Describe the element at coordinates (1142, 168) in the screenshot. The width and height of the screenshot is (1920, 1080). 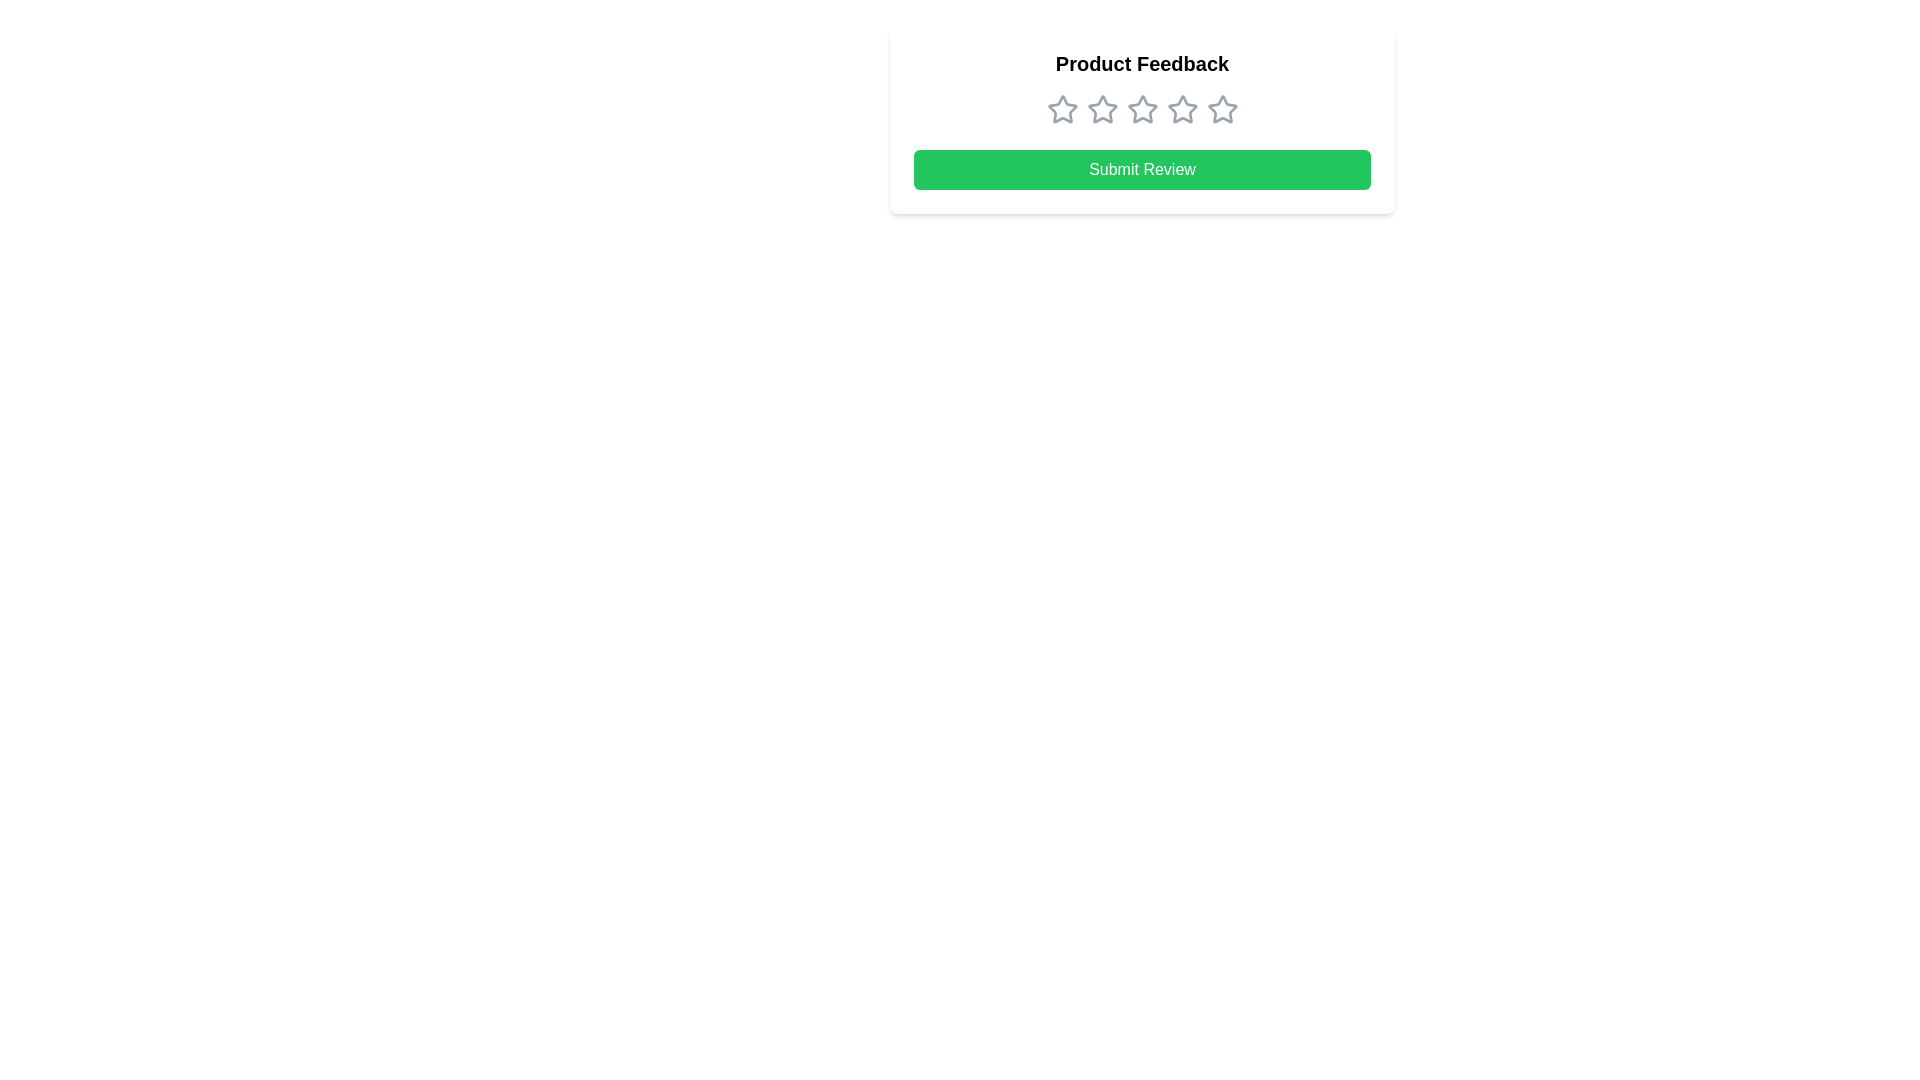
I see `the 'Submit Review' button, which has a green background and white text, located at the bottom of the feedback form panel` at that location.